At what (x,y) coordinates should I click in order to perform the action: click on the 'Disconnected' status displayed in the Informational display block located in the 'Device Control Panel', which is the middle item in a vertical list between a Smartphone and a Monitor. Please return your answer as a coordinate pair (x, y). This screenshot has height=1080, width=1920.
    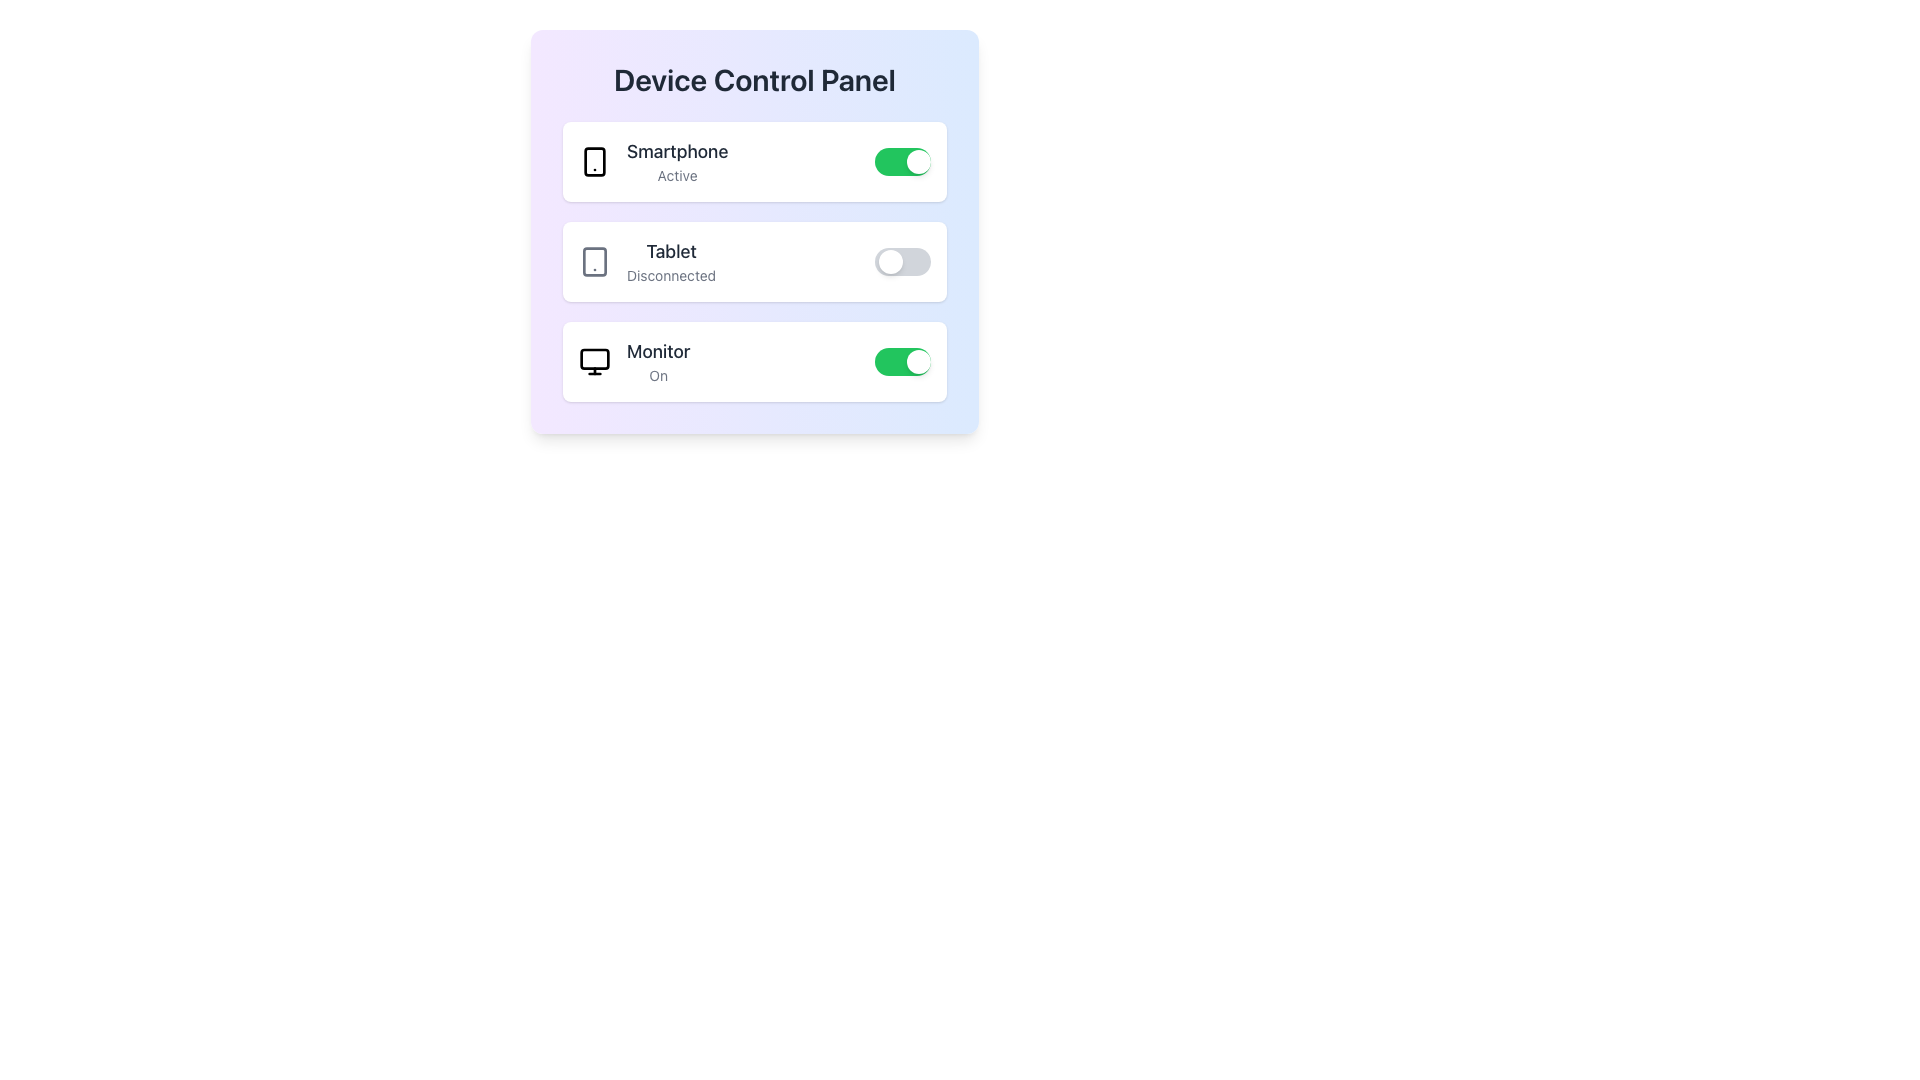
    Looking at the image, I should click on (647, 261).